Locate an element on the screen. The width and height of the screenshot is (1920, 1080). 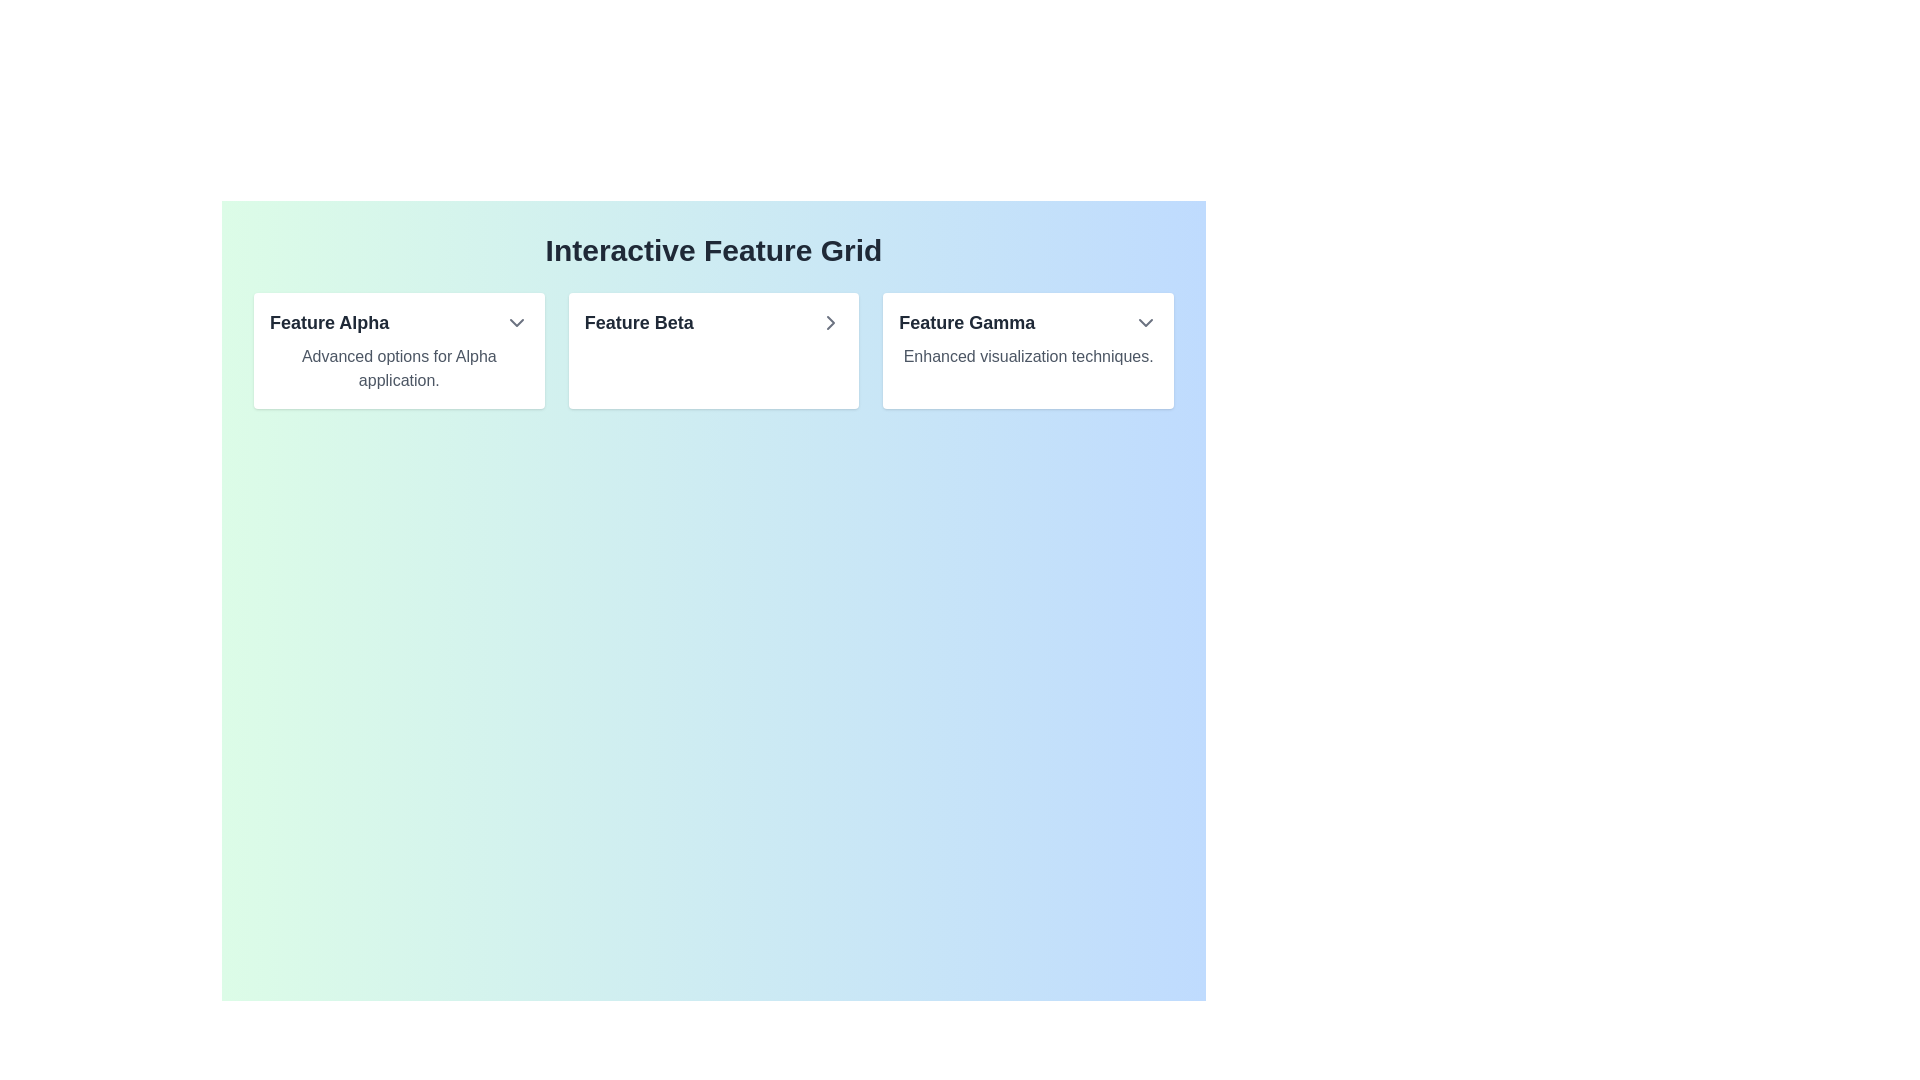
the 'Feature Gamma' expandable box located in the bottom-right corner is located at coordinates (1028, 350).